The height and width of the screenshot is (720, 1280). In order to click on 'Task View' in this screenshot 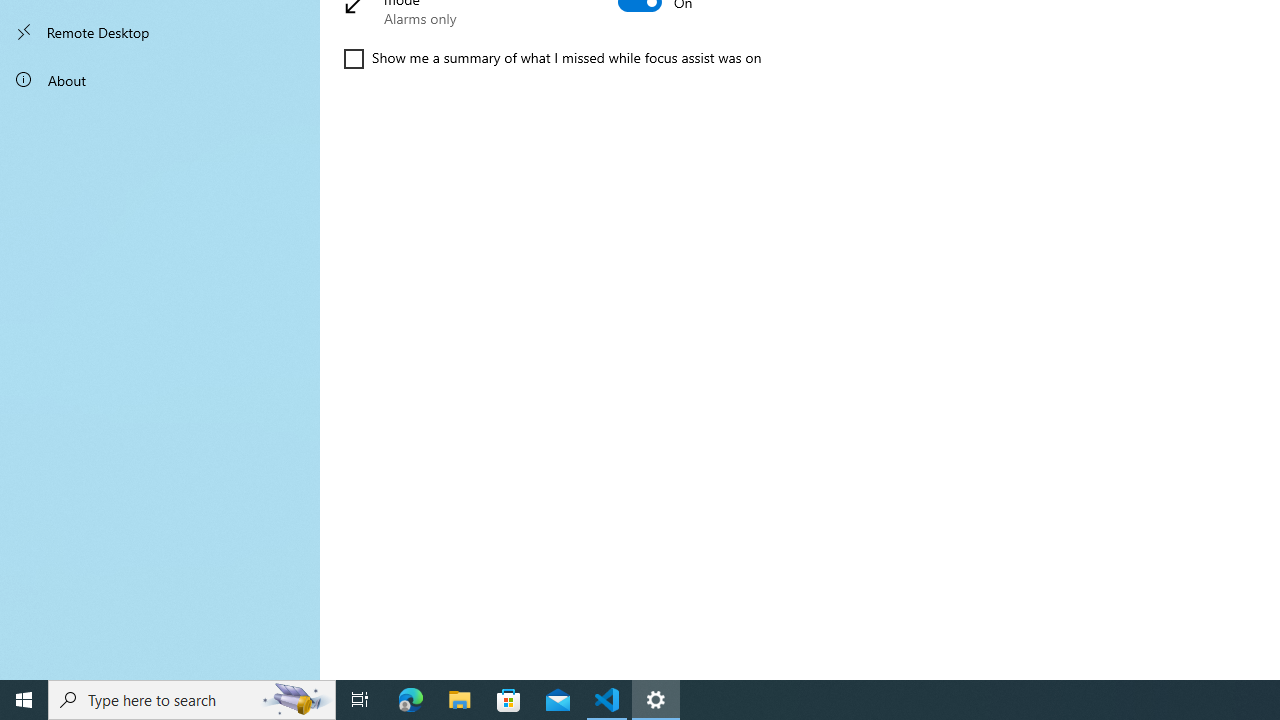, I will do `click(359, 698)`.